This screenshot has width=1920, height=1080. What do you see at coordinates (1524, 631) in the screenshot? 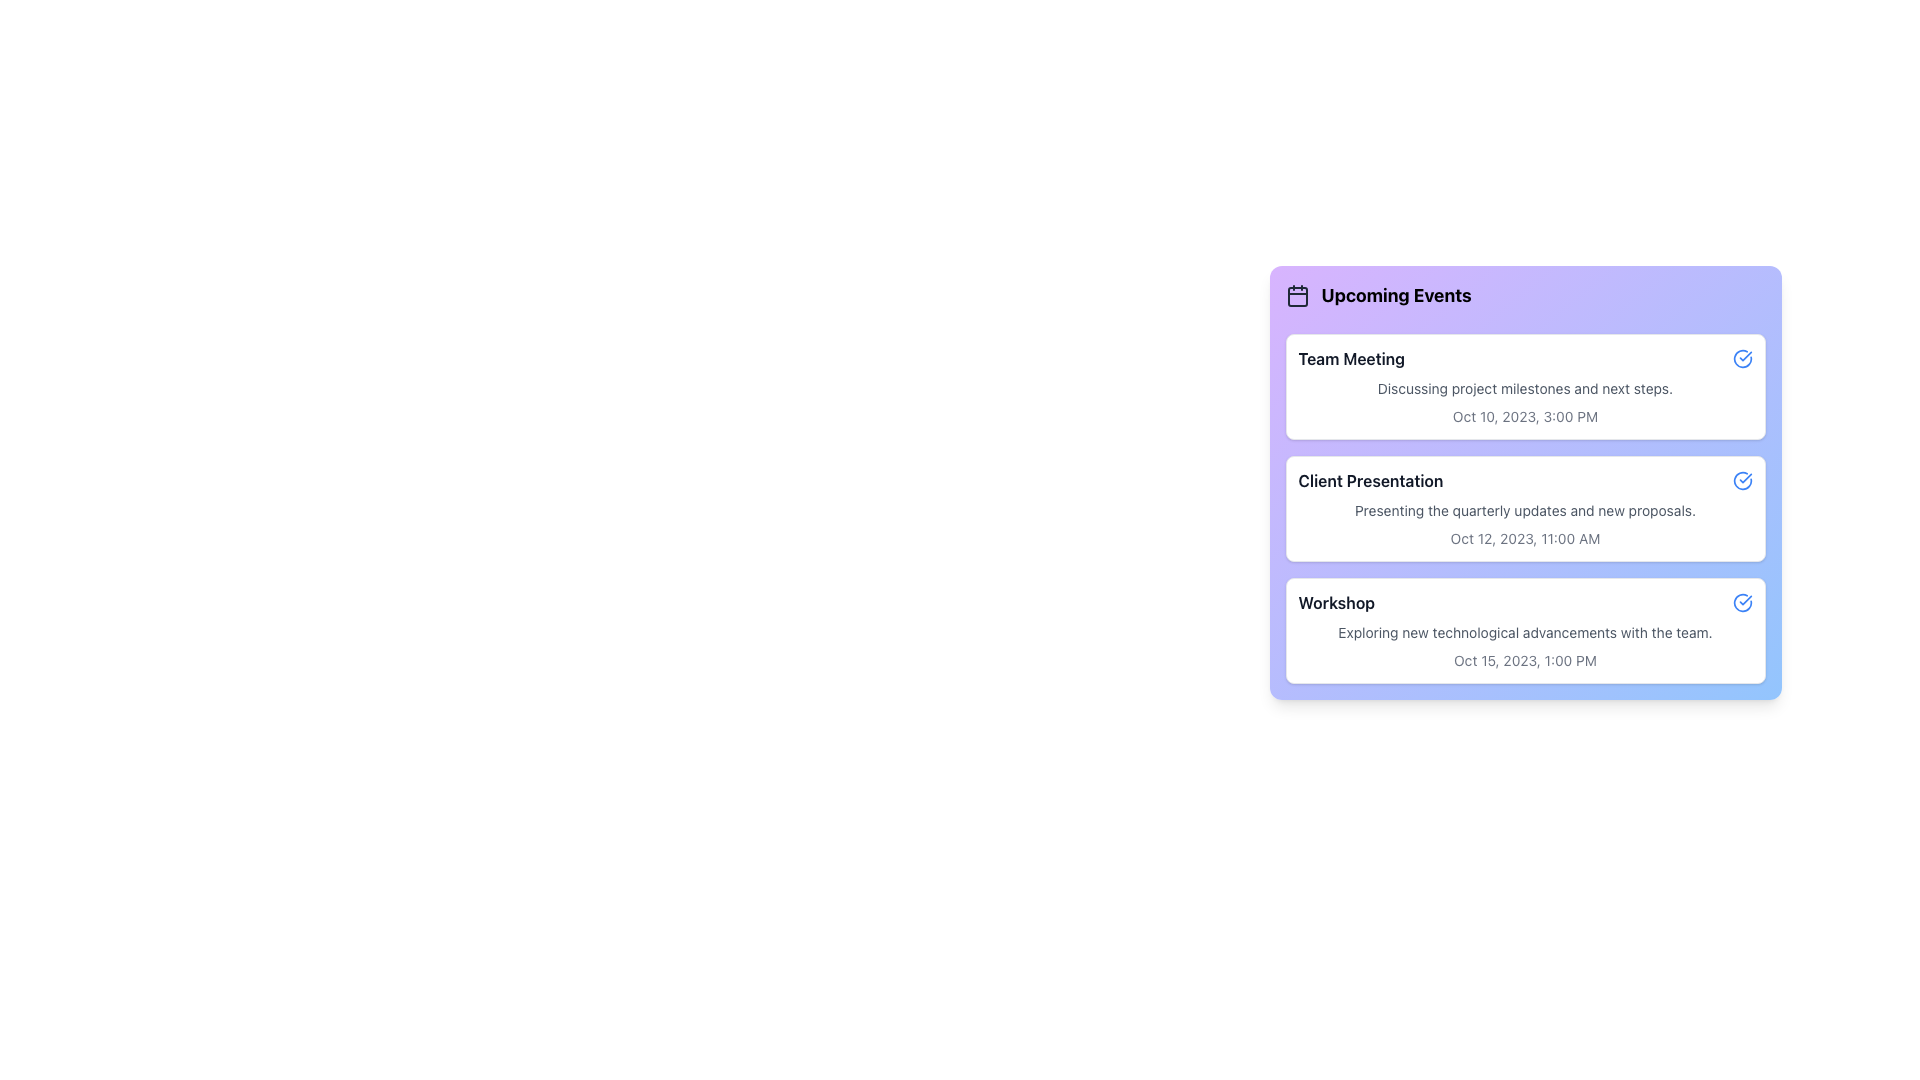
I see `textual content of the third card component labeled 'Workshop' in the 'Upcoming Events' panel, which is the last card in a vertical stack` at bounding box center [1524, 631].